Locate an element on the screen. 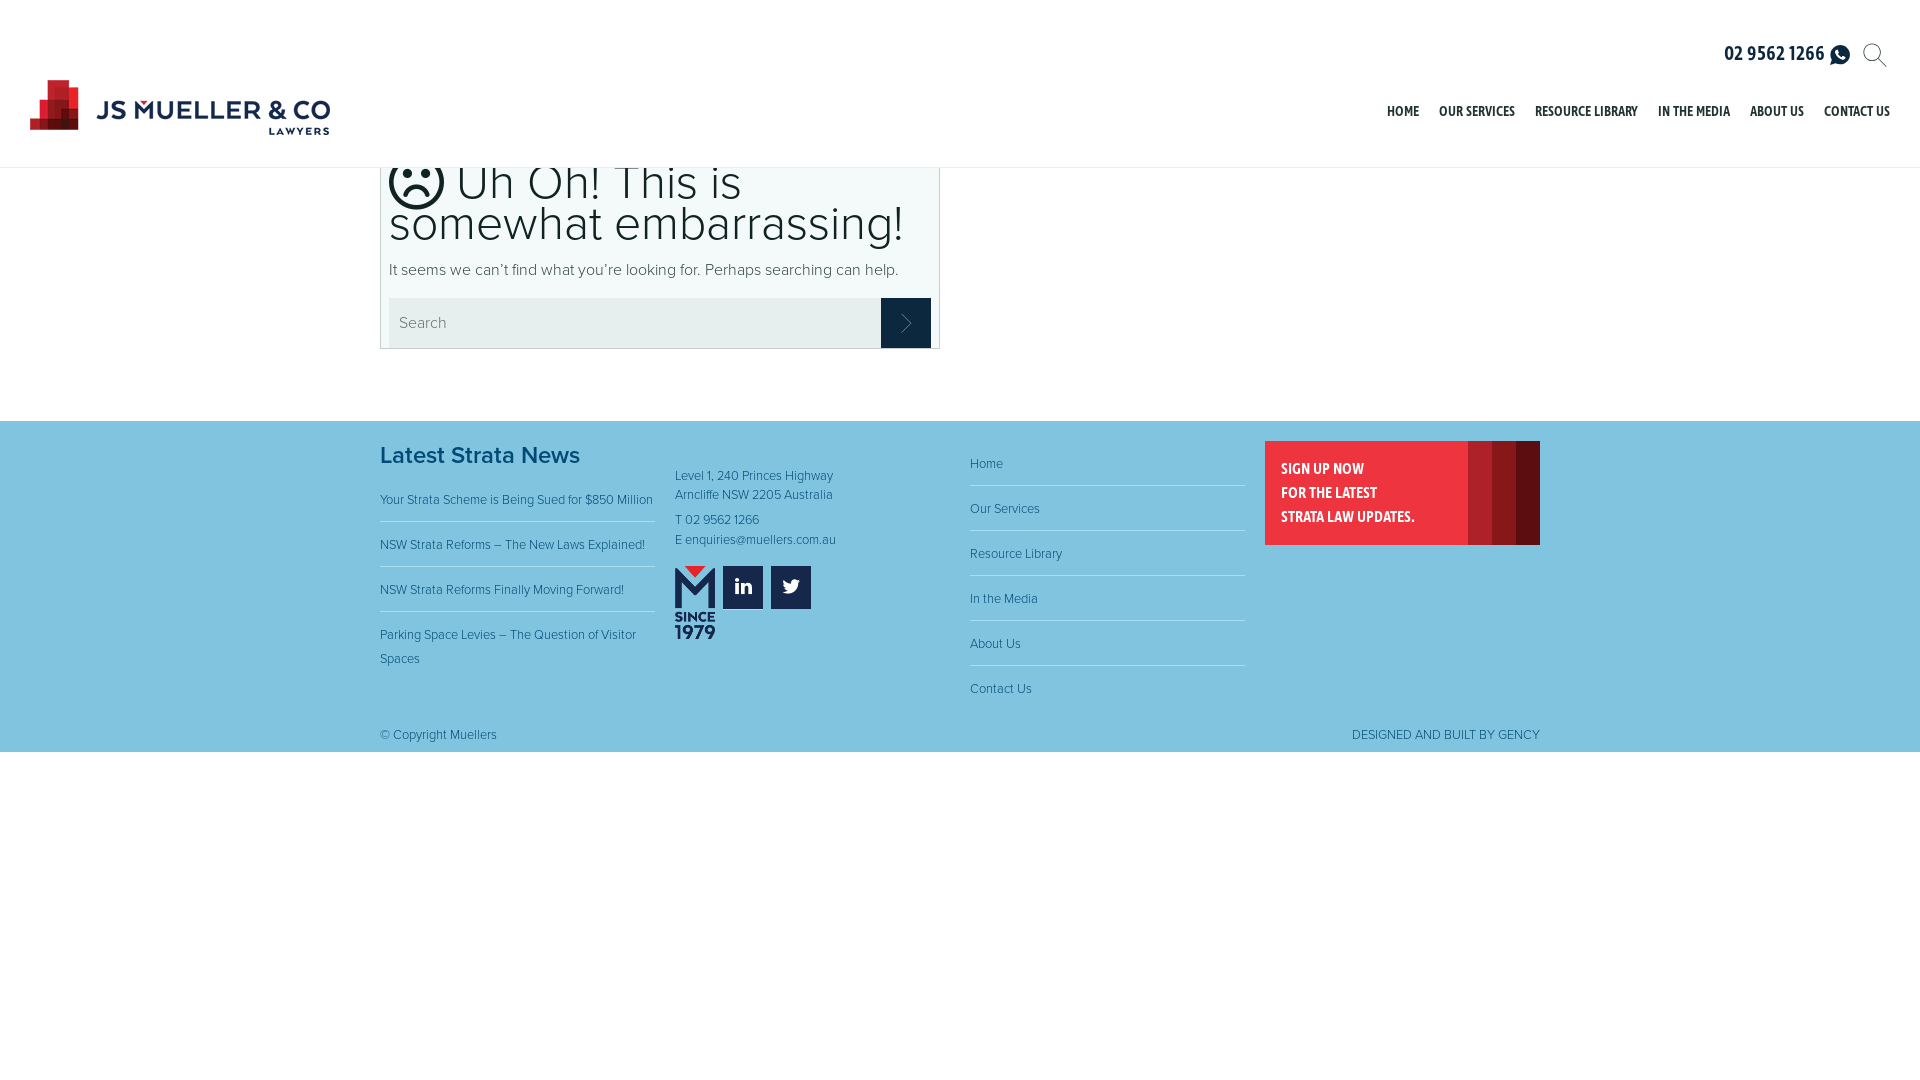  'GENCY' is located at coordinates (1518, 735).